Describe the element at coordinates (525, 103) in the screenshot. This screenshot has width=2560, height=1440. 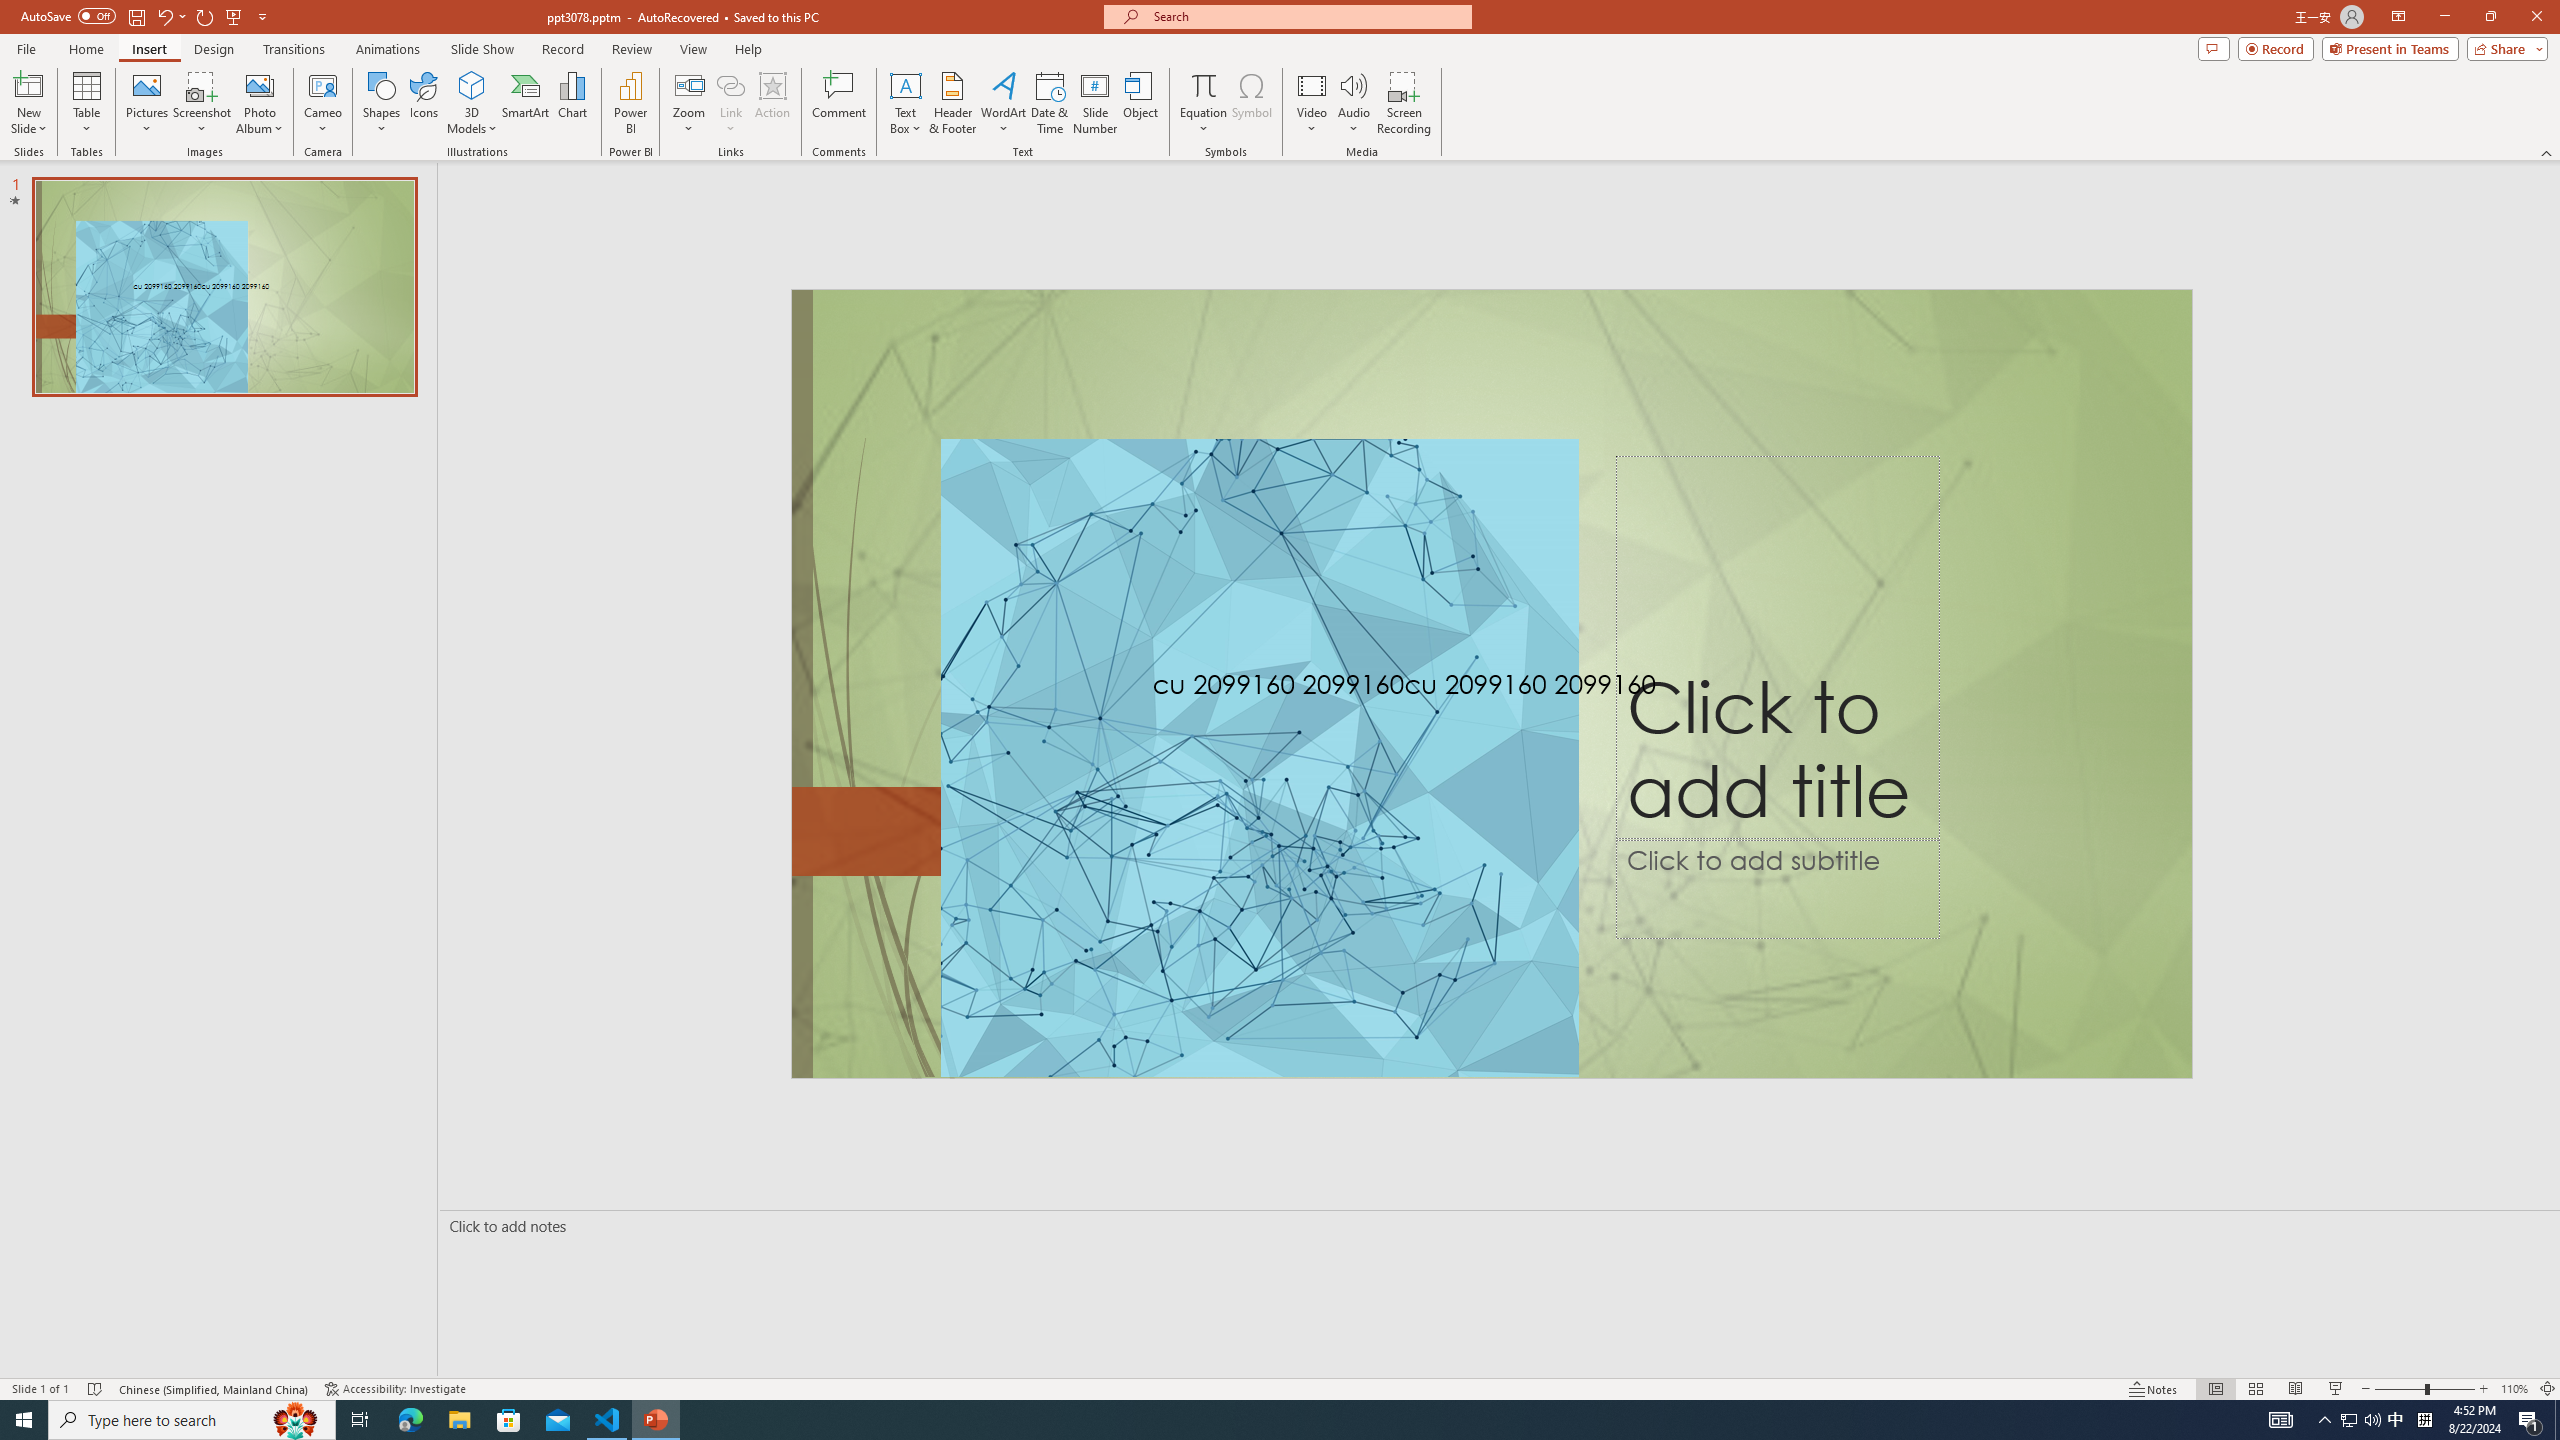
I see `'SmartArt...'` at that location.